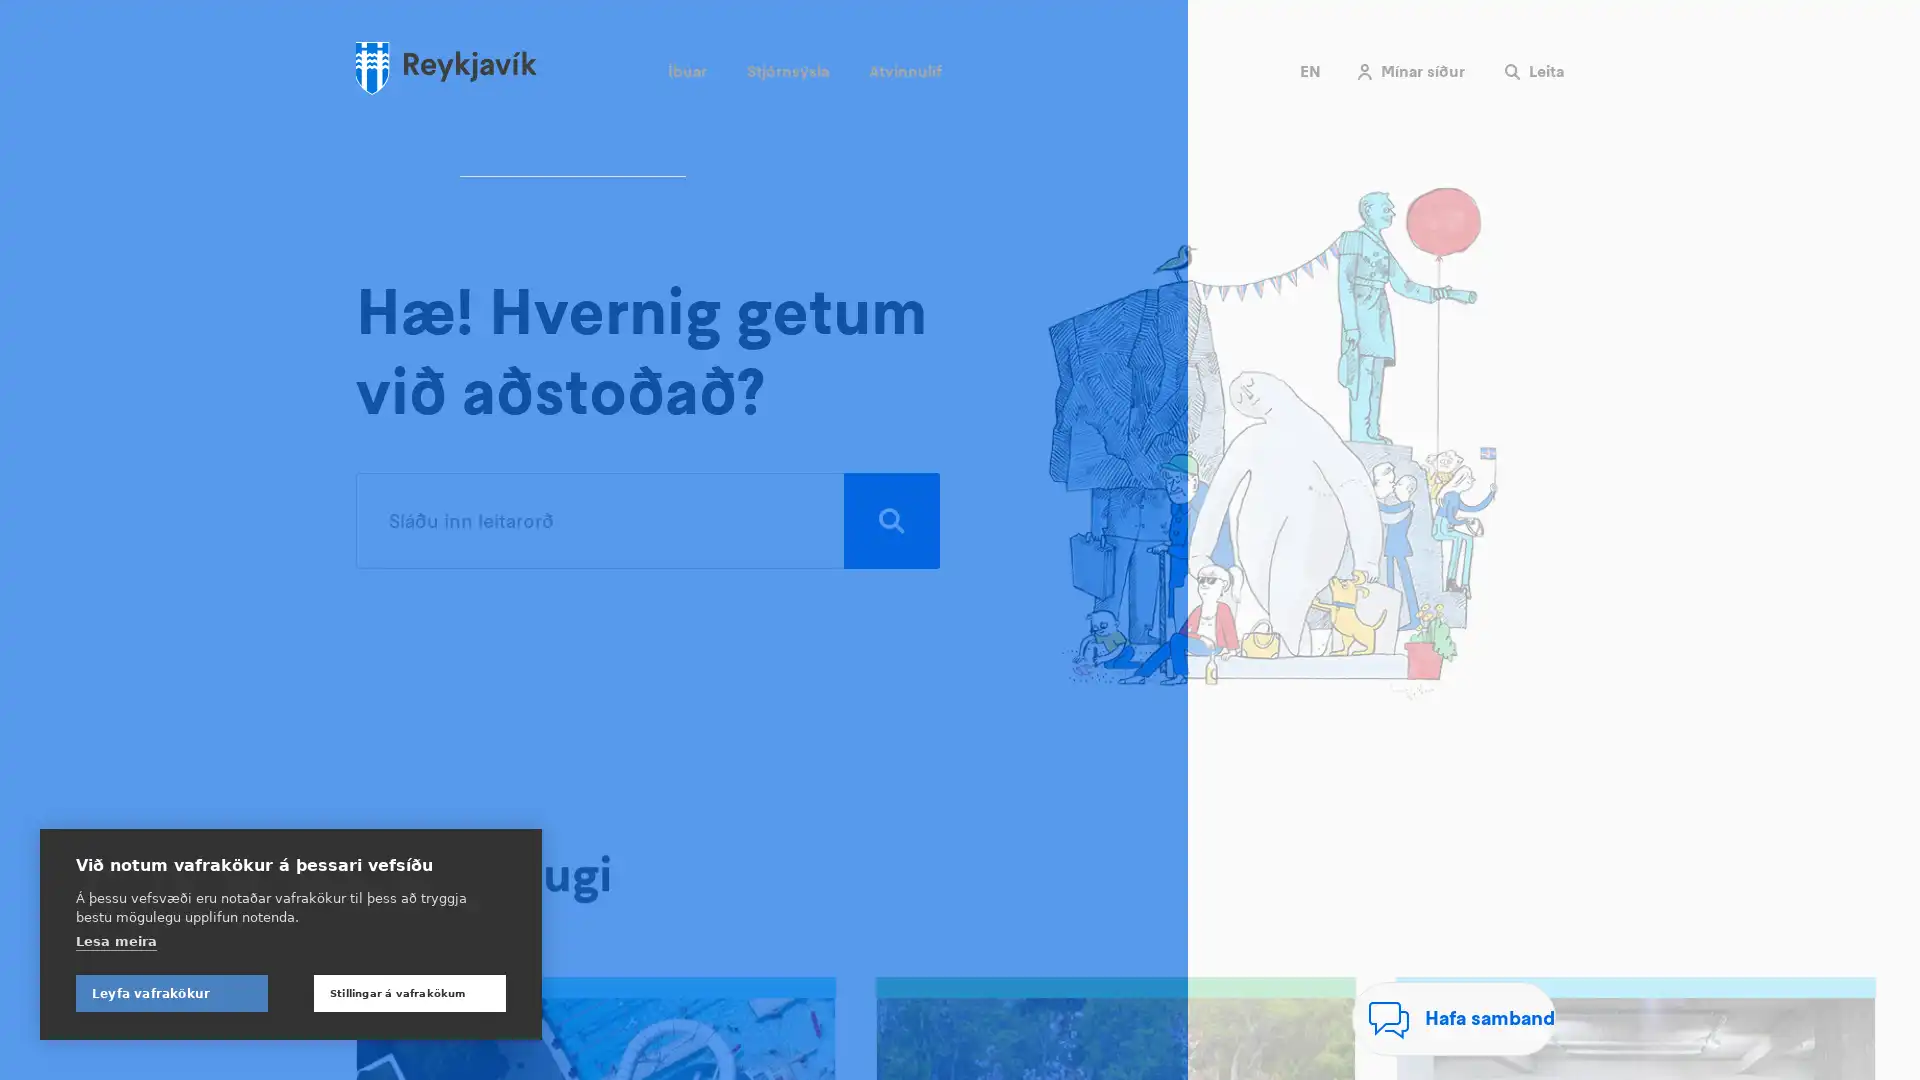 Image resolution: width=1920 pixels, height=1080 pixels. I want to click on Atvinnulif, so click(904, 67).